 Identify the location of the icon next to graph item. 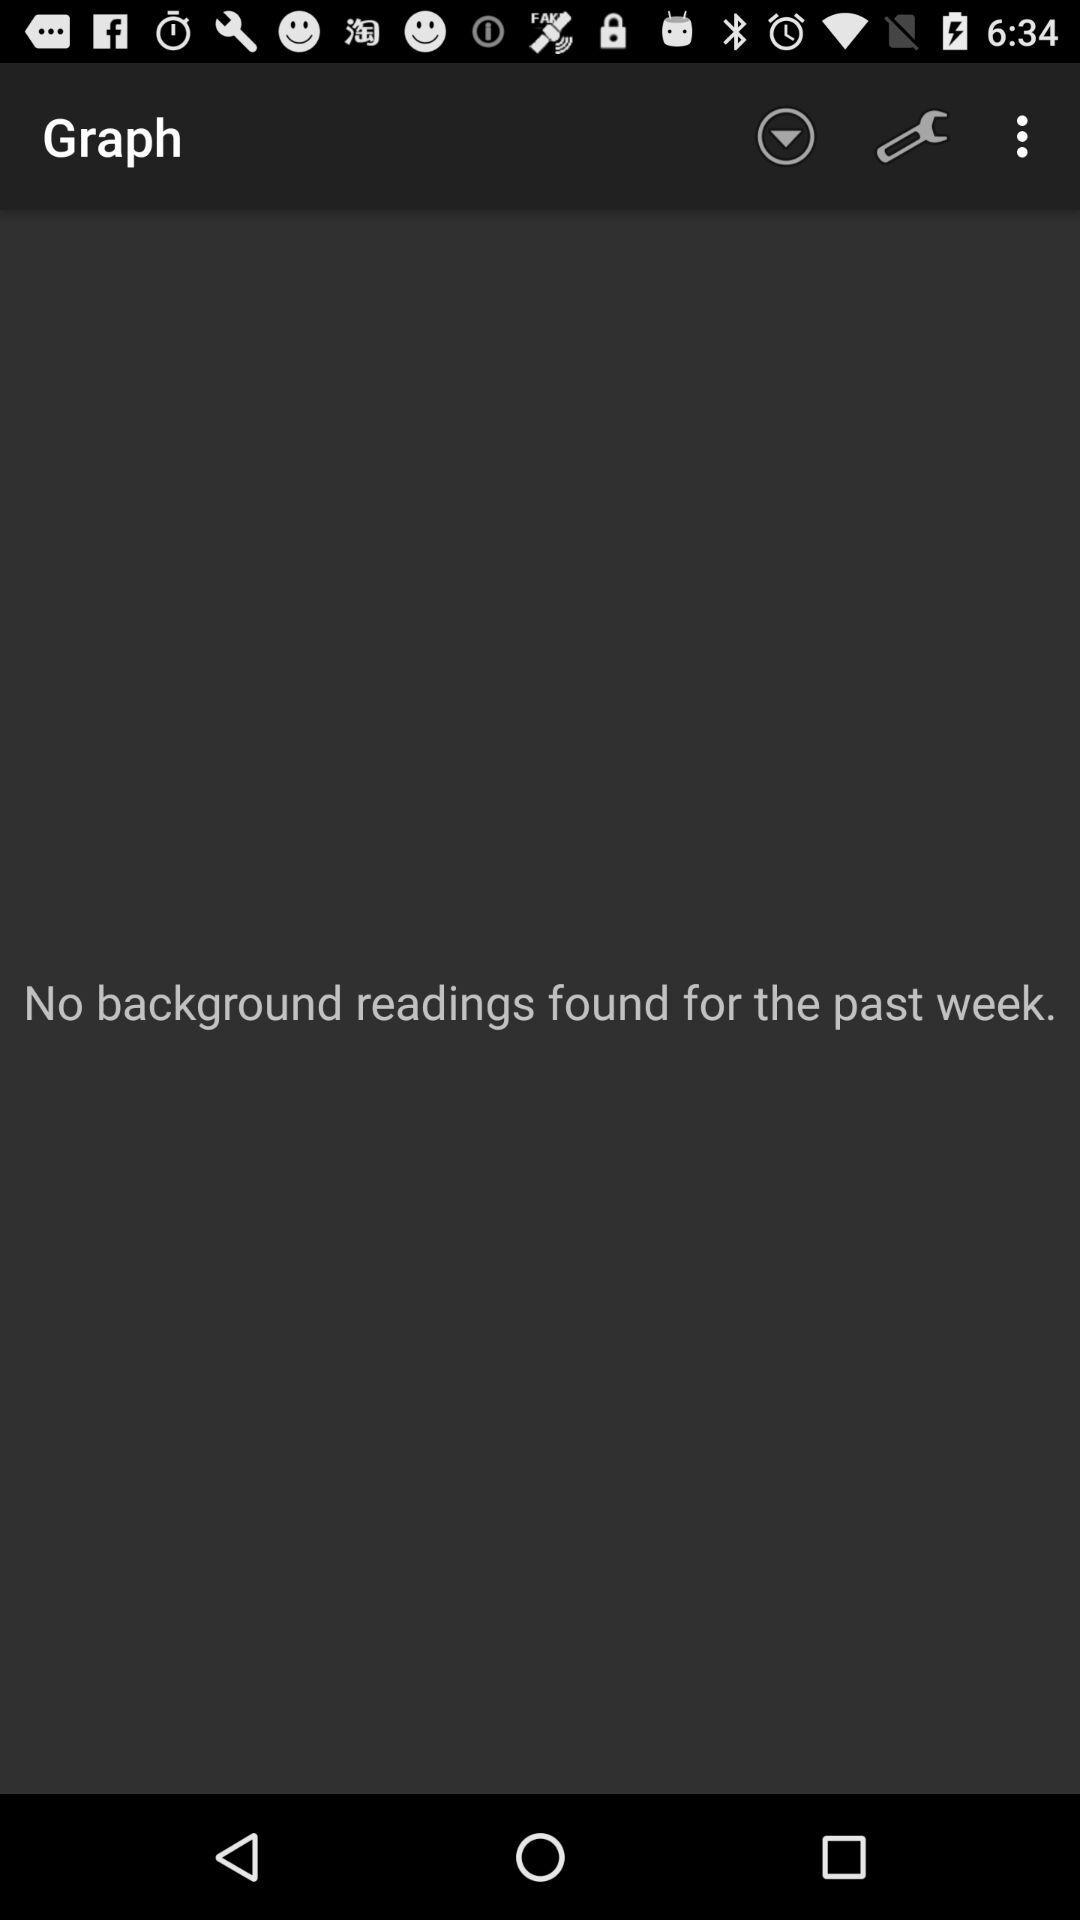
(785, 135).